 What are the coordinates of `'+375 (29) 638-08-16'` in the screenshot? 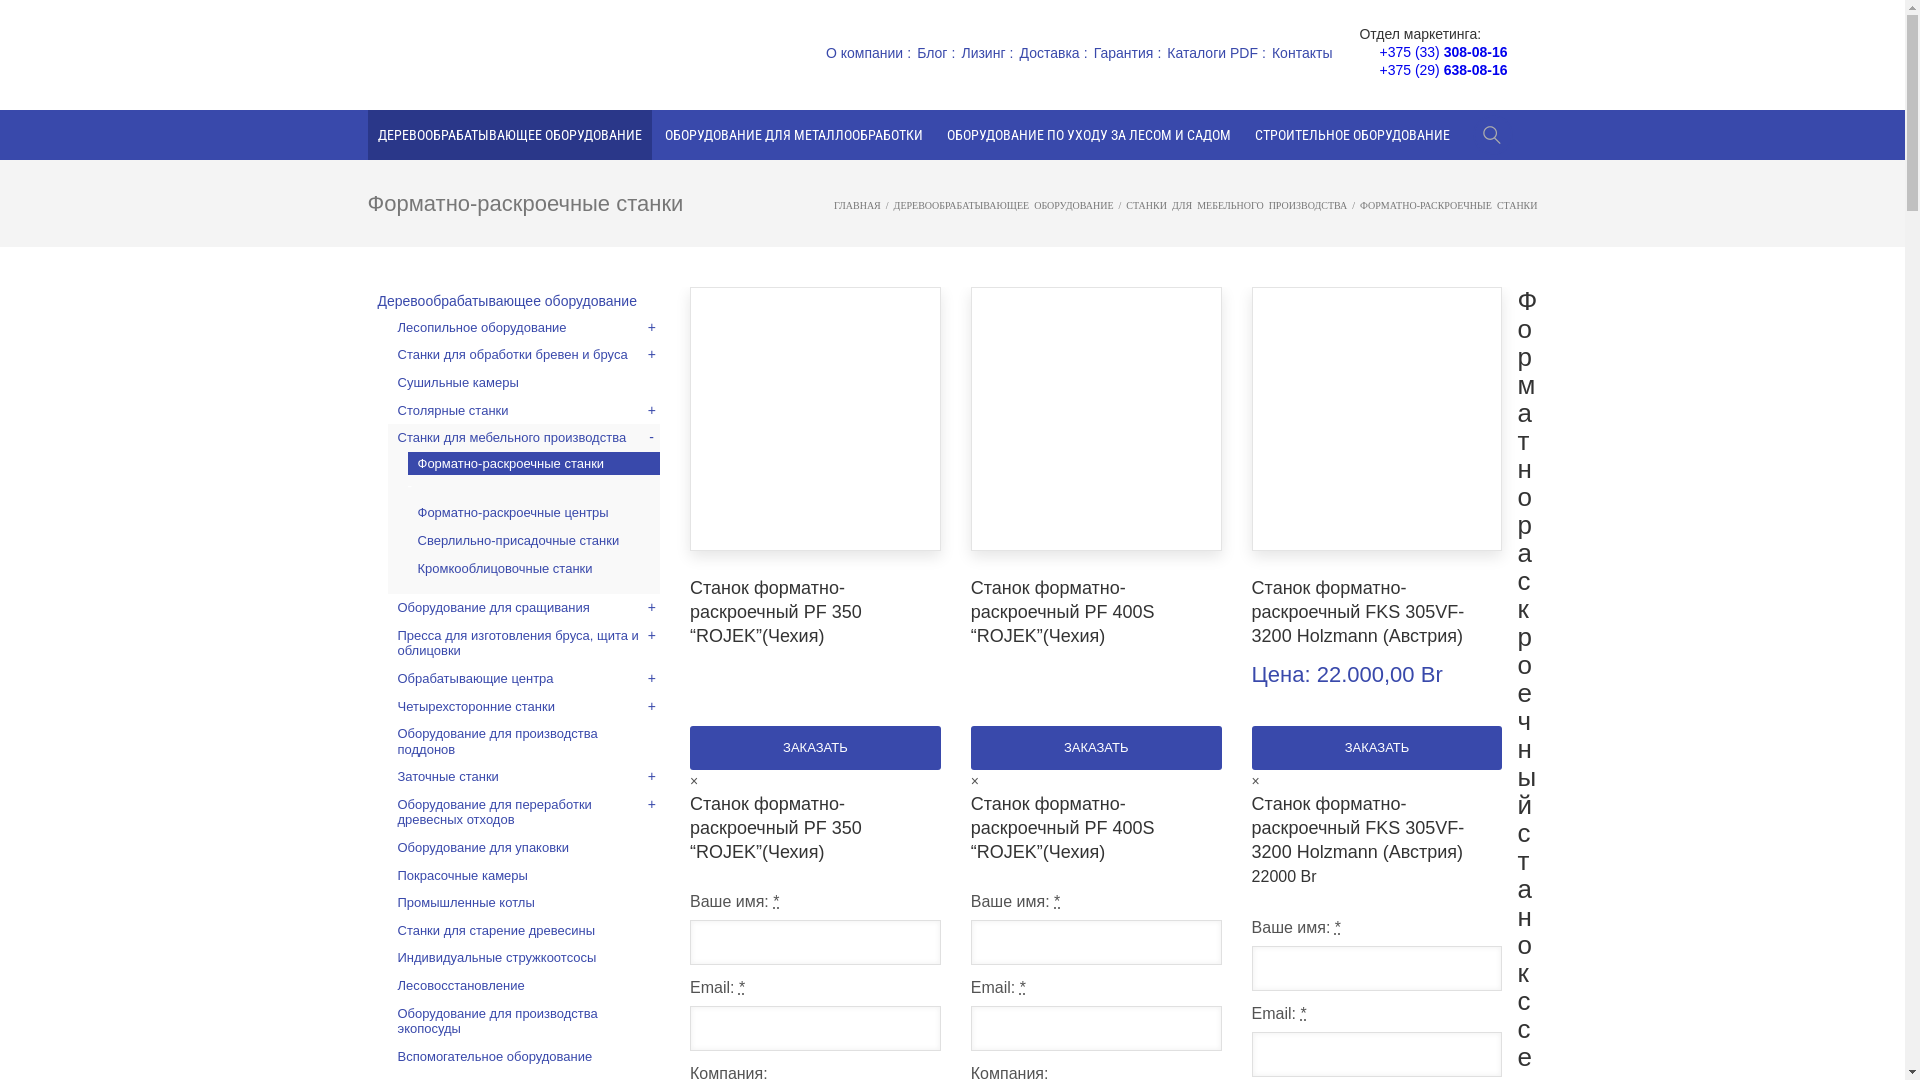 It's located at (1443, 68).